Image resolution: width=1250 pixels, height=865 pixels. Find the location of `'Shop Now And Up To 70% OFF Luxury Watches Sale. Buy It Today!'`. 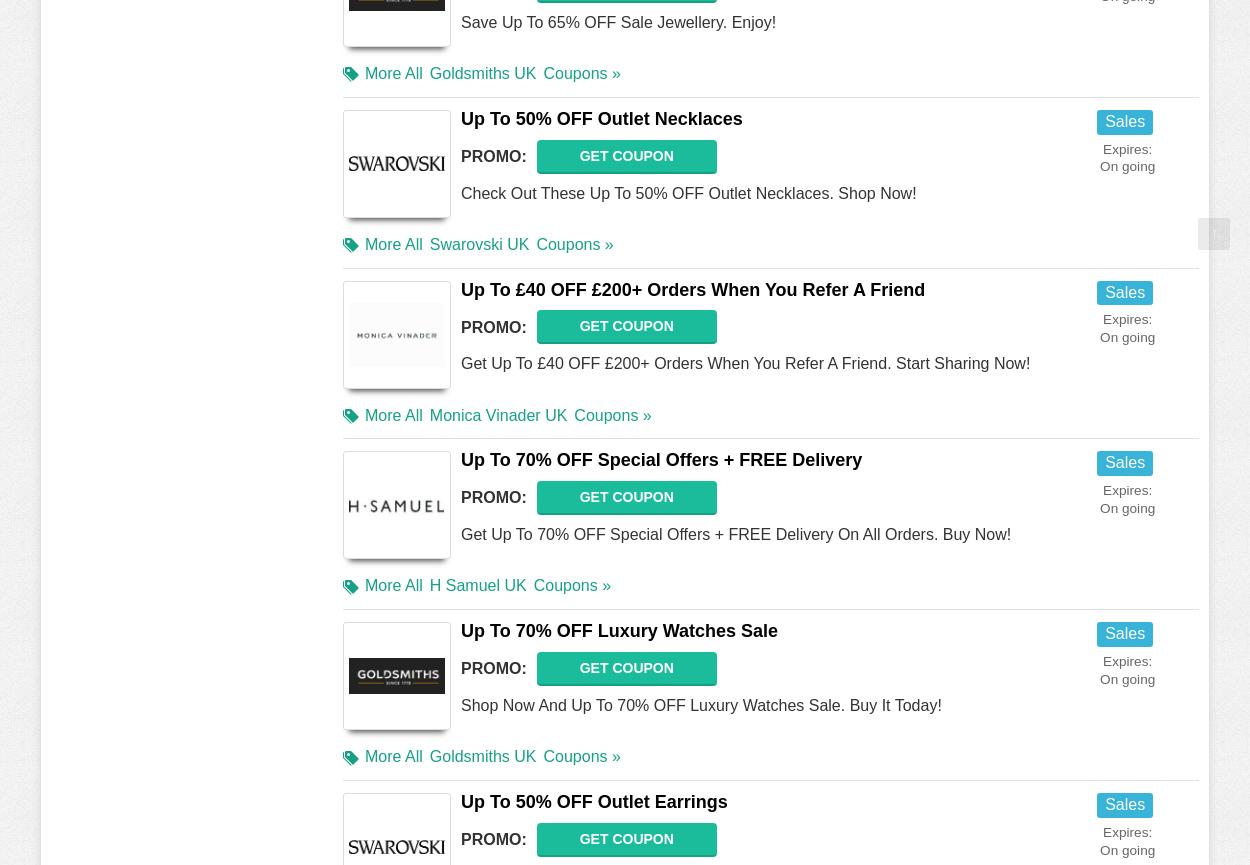

'Shop Now And Up To 70% OFF Luxury Watches Sale. Buy It Today!' is located at coordinates (700, 705).